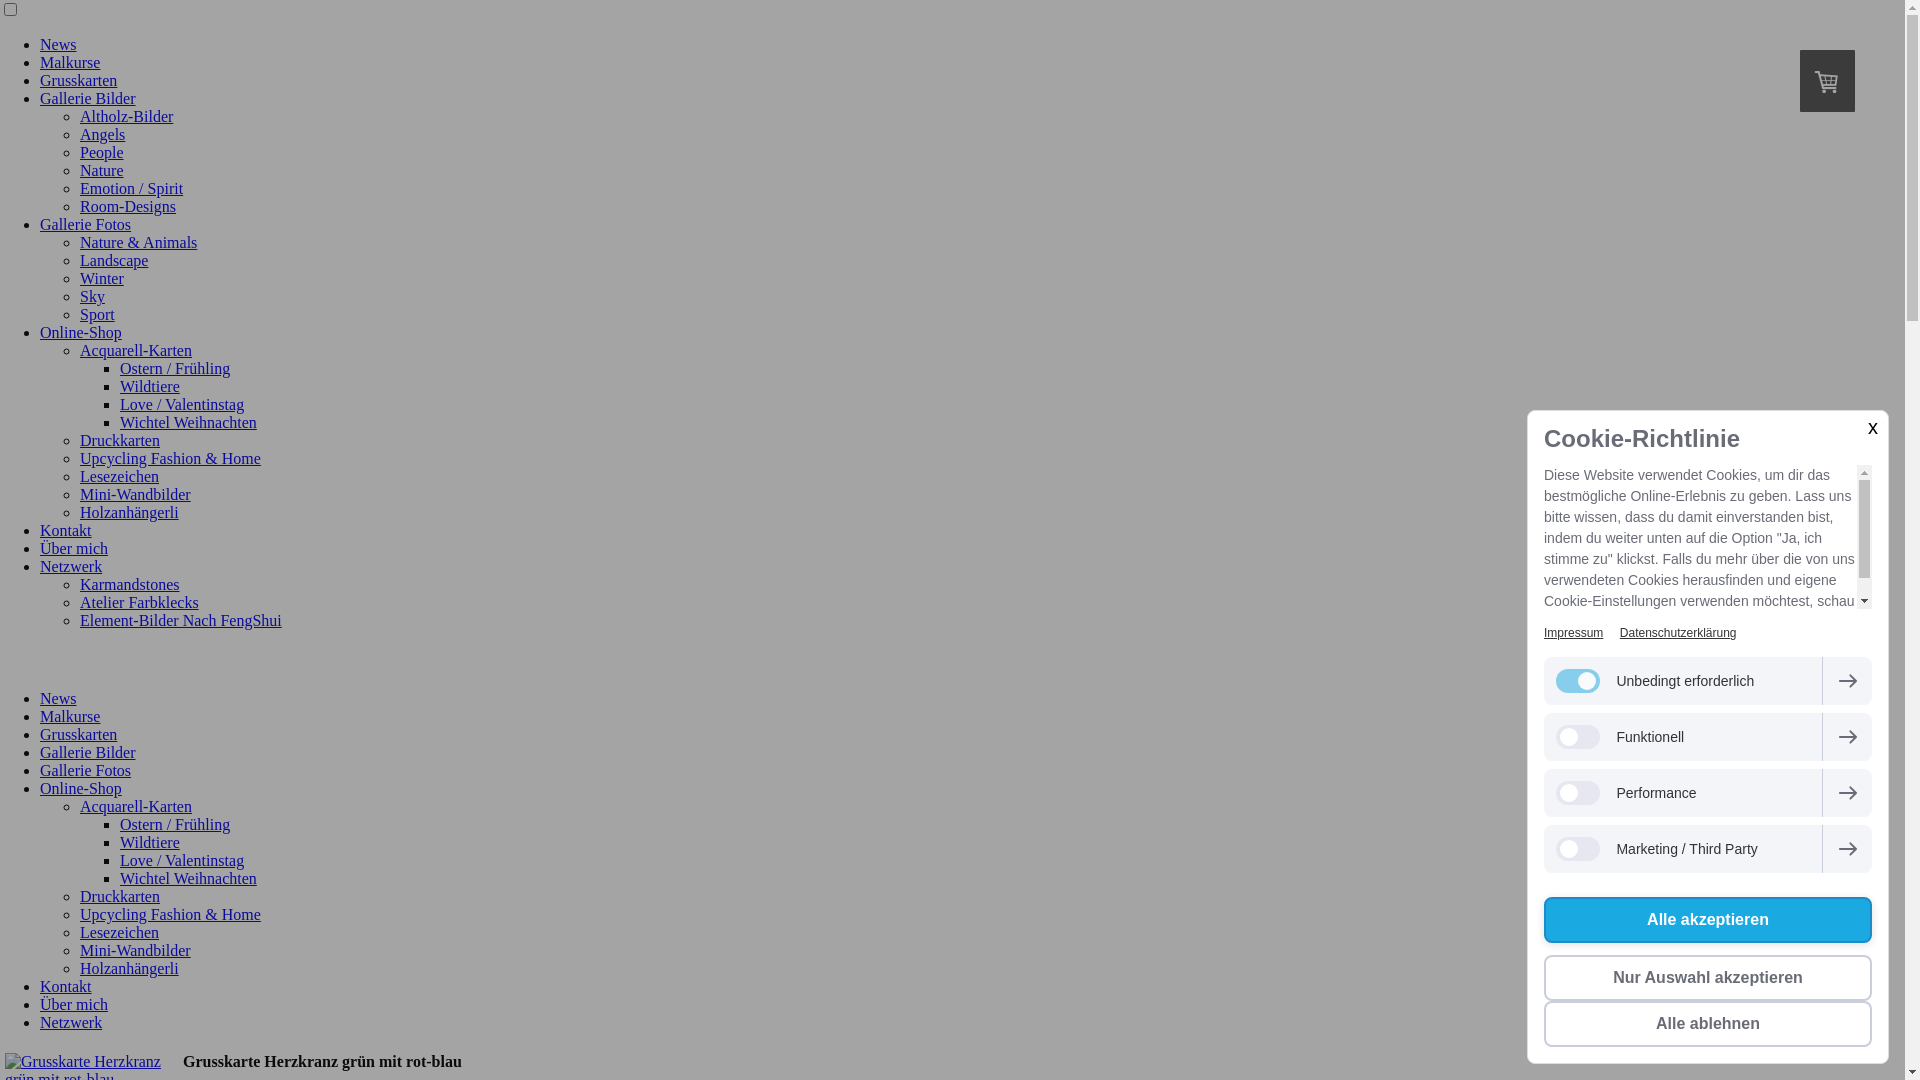  What do you see at coordinates (134, 494) in the screenshot?
I see `'Mini-Wandbilder'` at bounding box center [134, 494].